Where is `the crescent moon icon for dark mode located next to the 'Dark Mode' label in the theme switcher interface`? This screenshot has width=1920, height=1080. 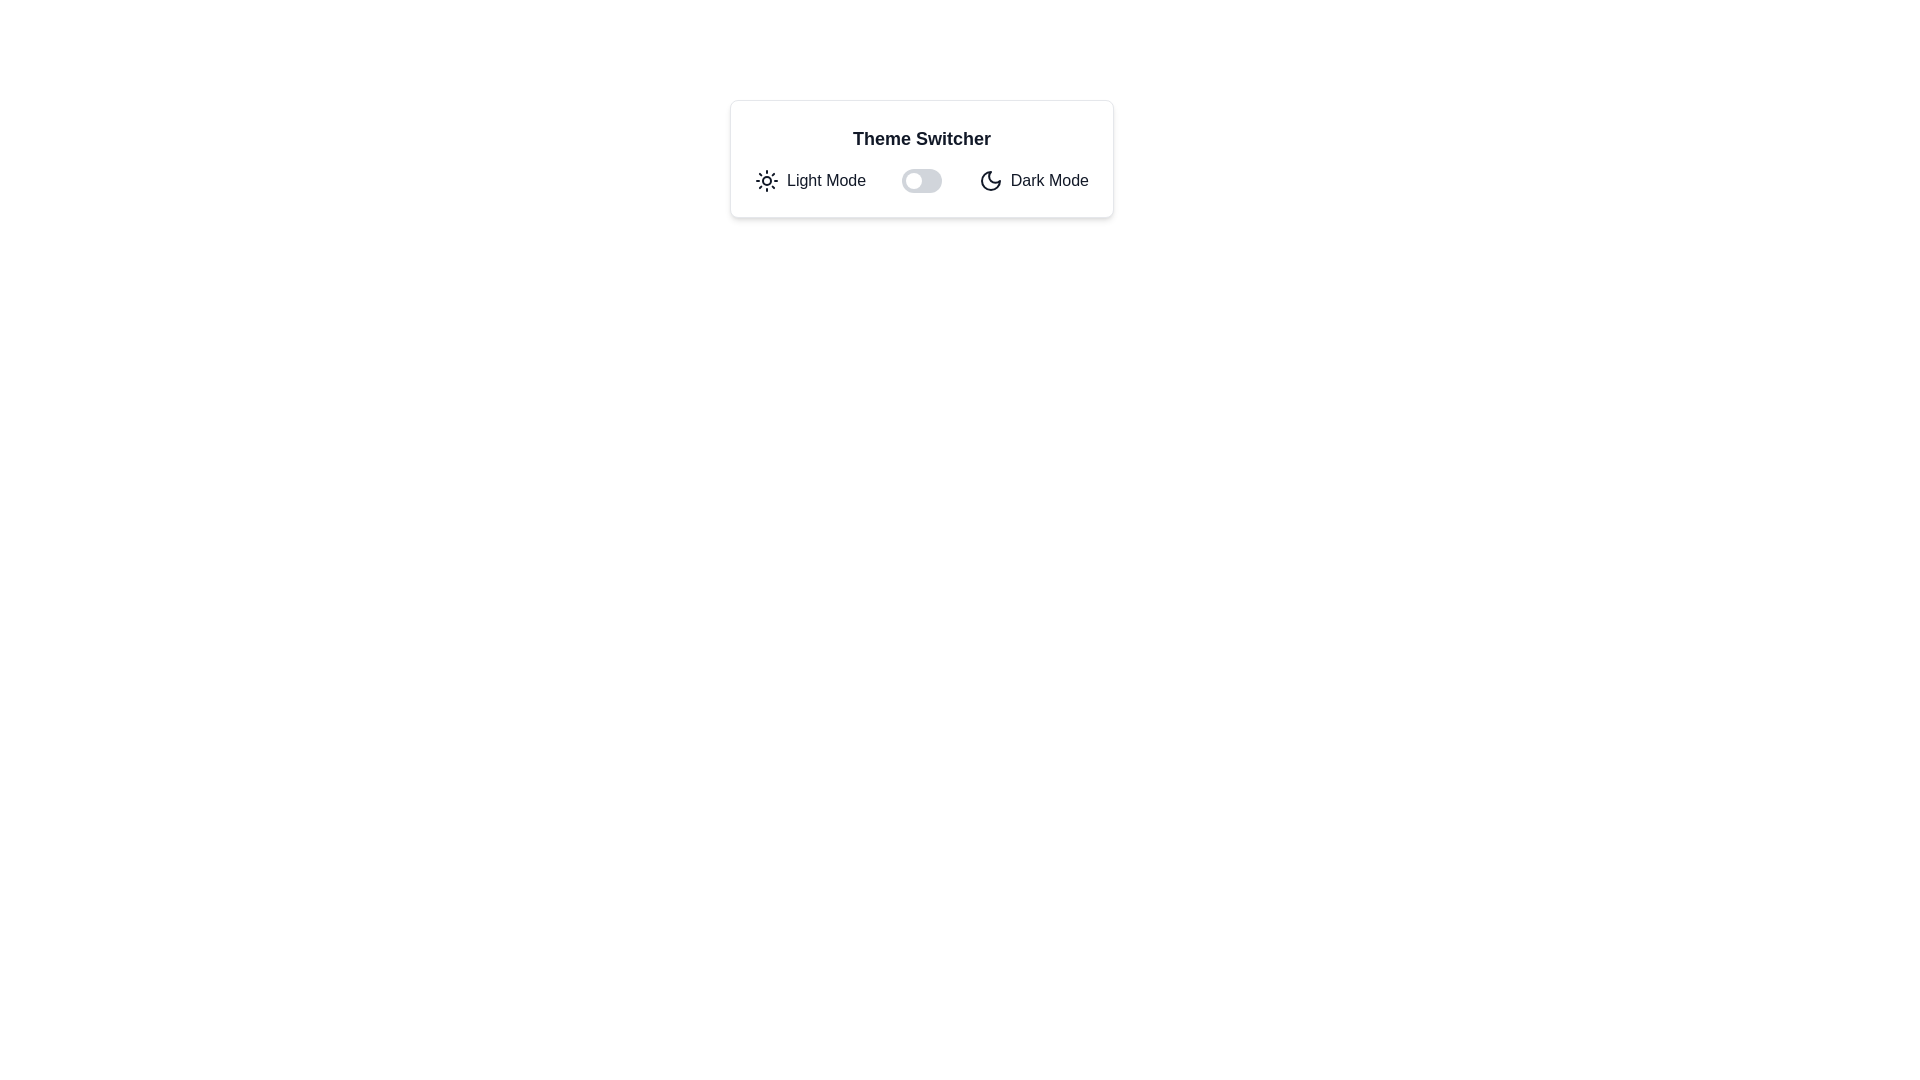
the crescent moon icon for dark mode located next to the 'Dark Mode' label in the theme switcher interface is located at coordinates (990, 181).